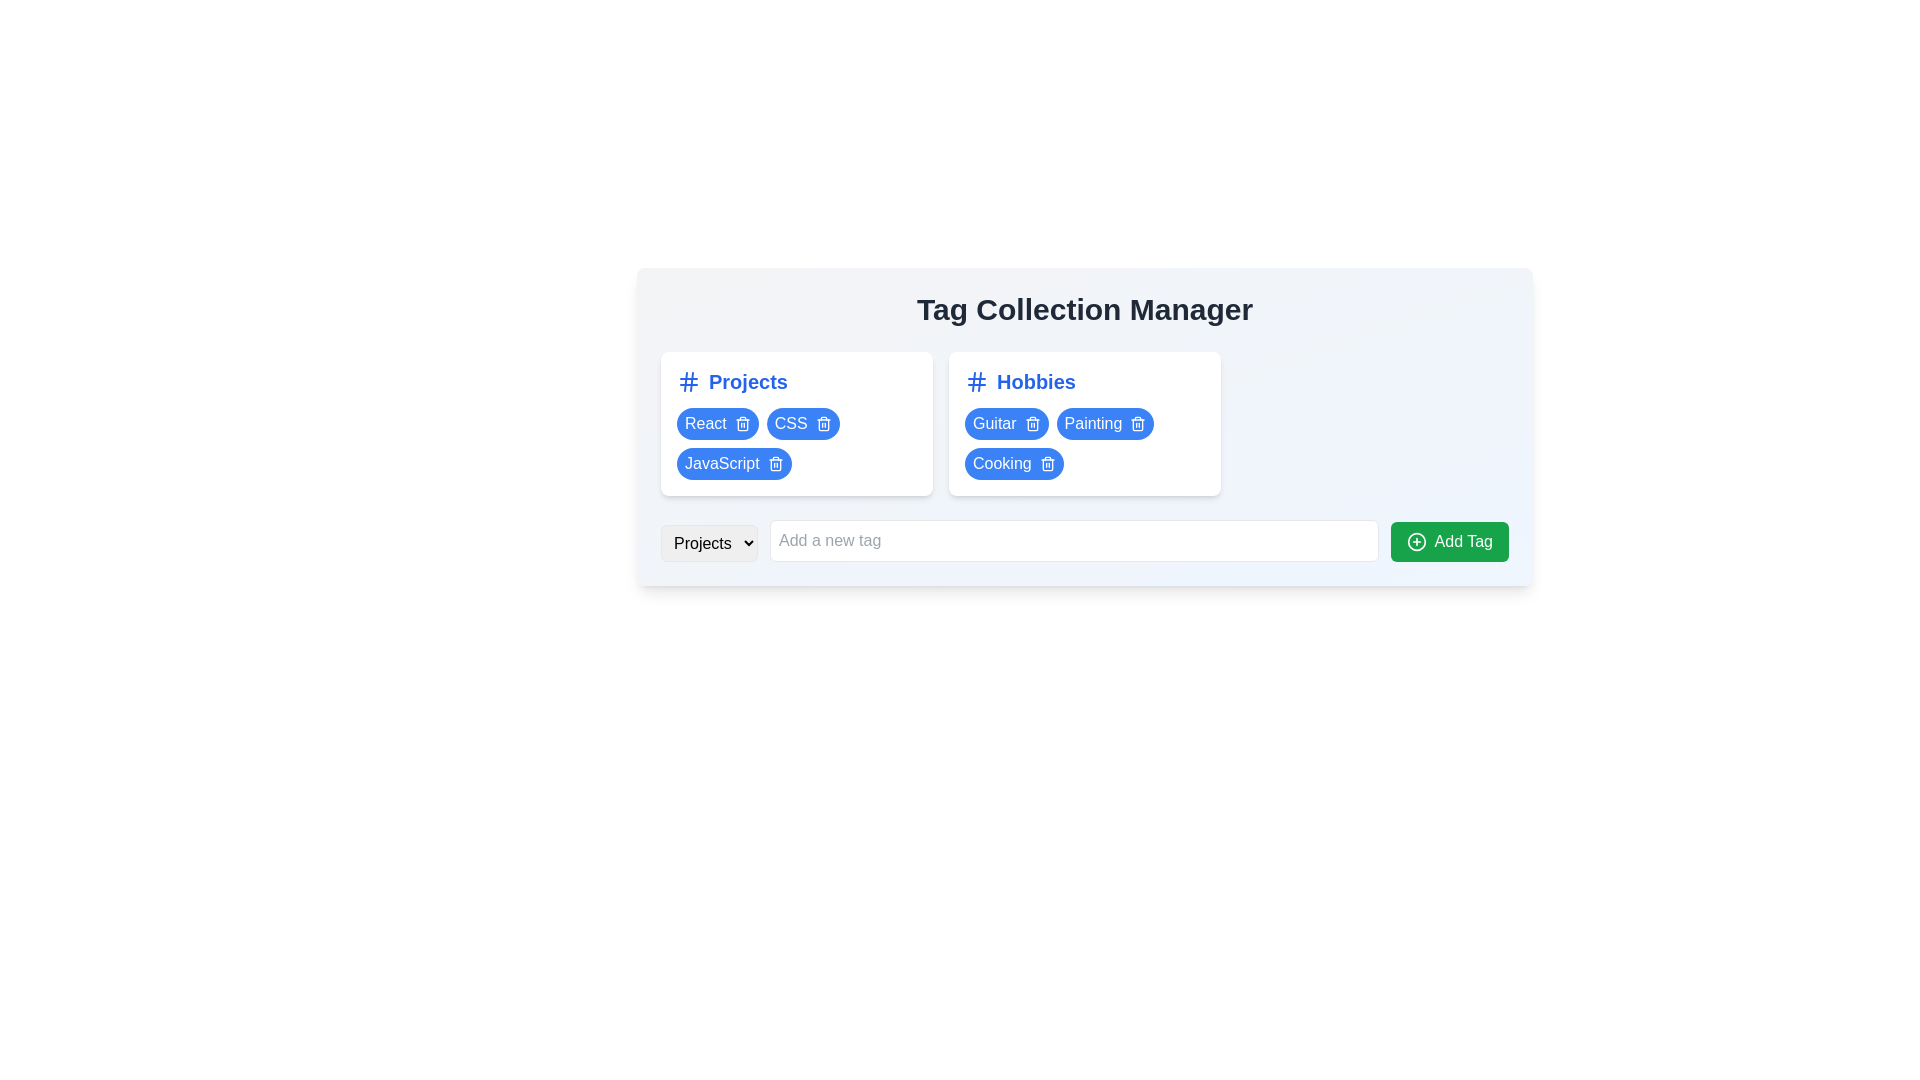 This screenshot has width=1920, height=1080. What do you see at coordinates (717, 423) in the screenshot?
I see `the 'React' tag, which has a blue background and white text, located within the 'Projects' group of tags` at bounding box center [717, 423].